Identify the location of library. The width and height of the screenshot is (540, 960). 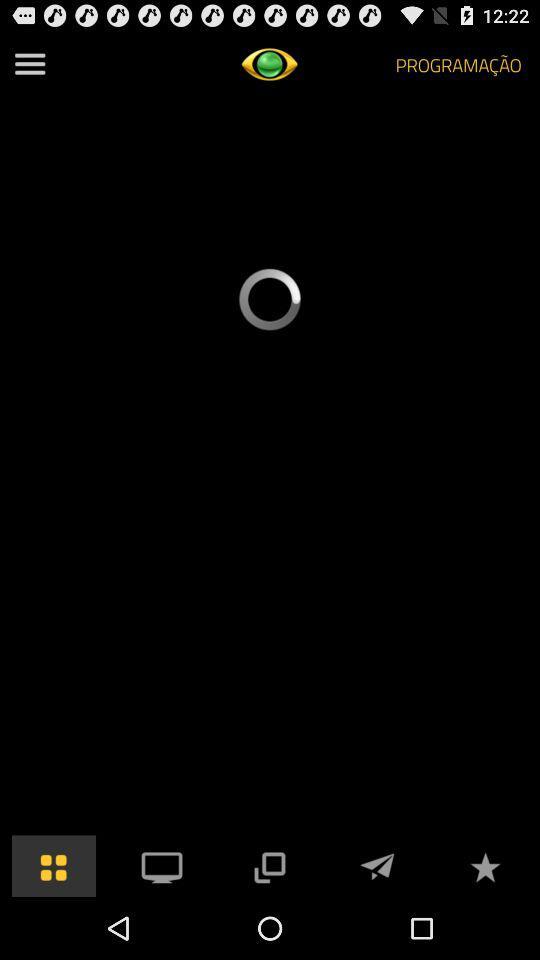
(54, 864).